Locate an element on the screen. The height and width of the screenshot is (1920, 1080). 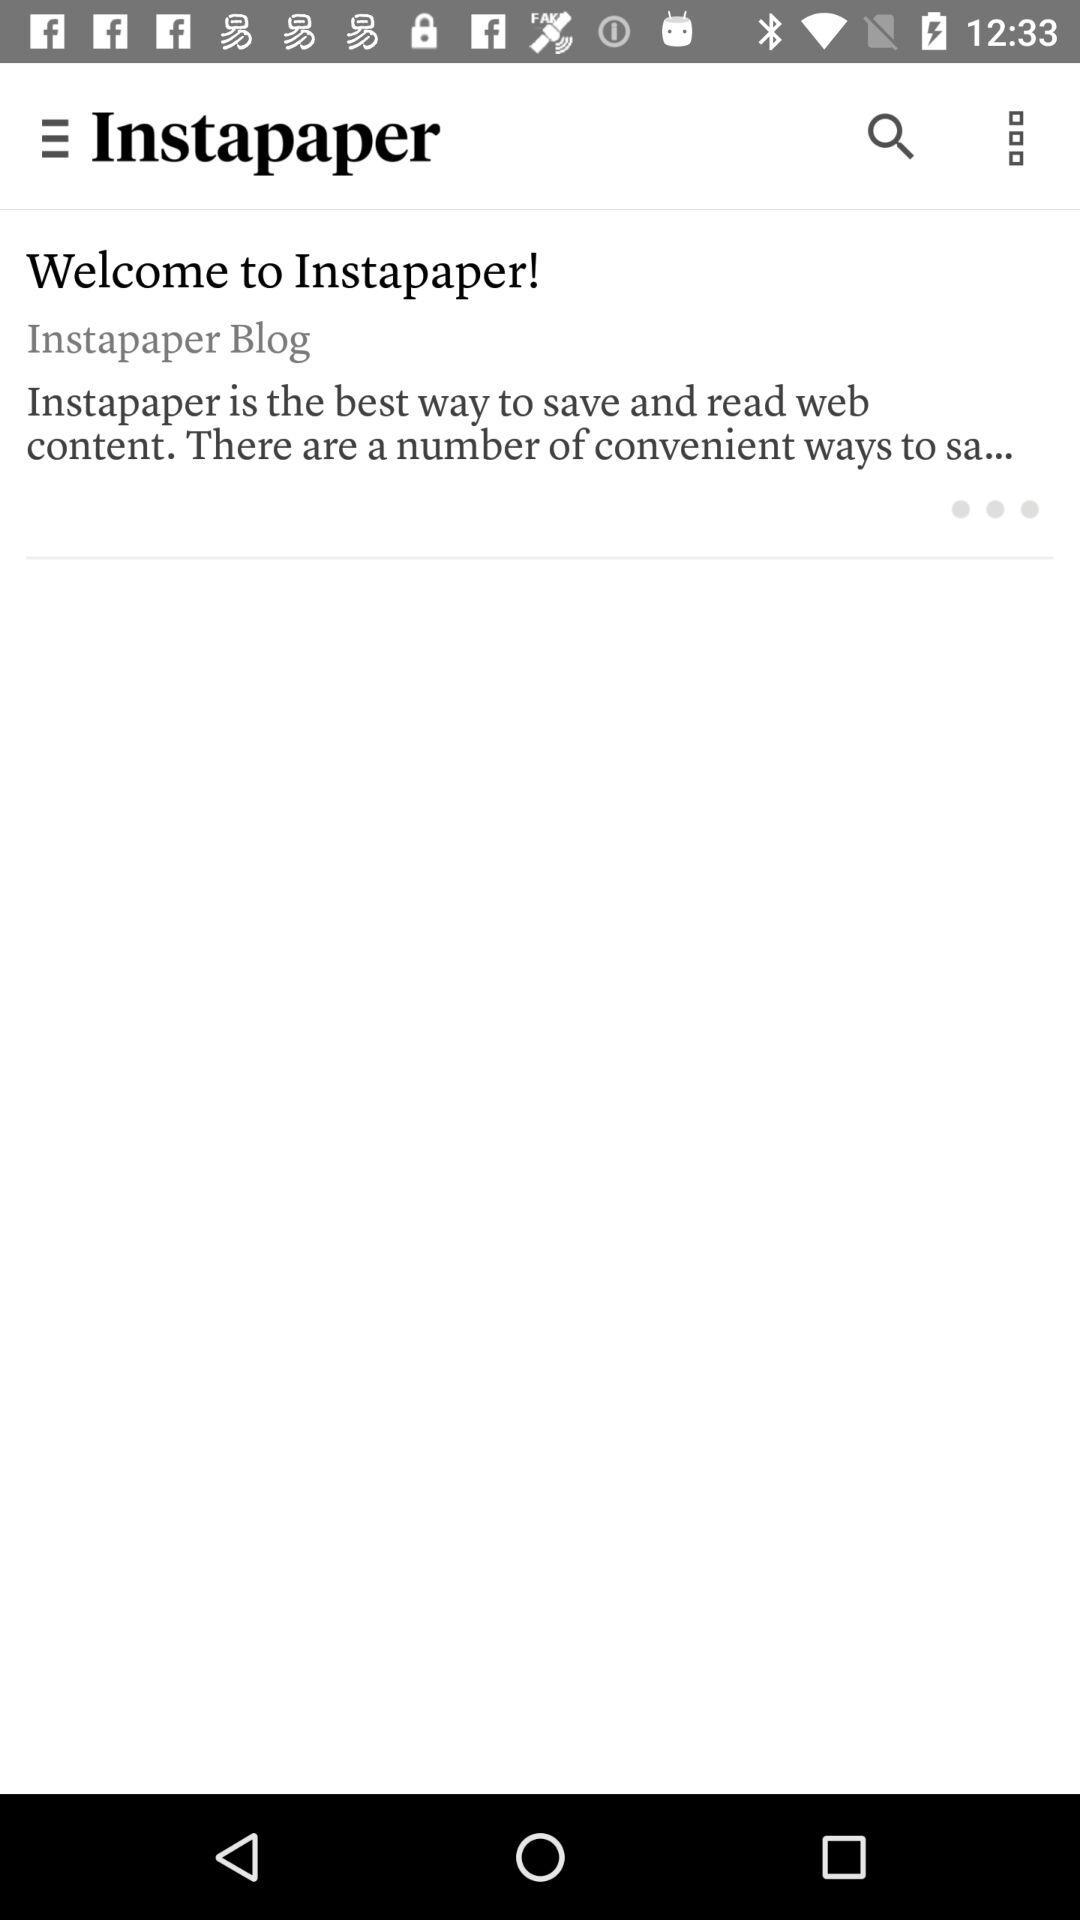
item below the instapaper blog icon is located at coordinates (525, 416).